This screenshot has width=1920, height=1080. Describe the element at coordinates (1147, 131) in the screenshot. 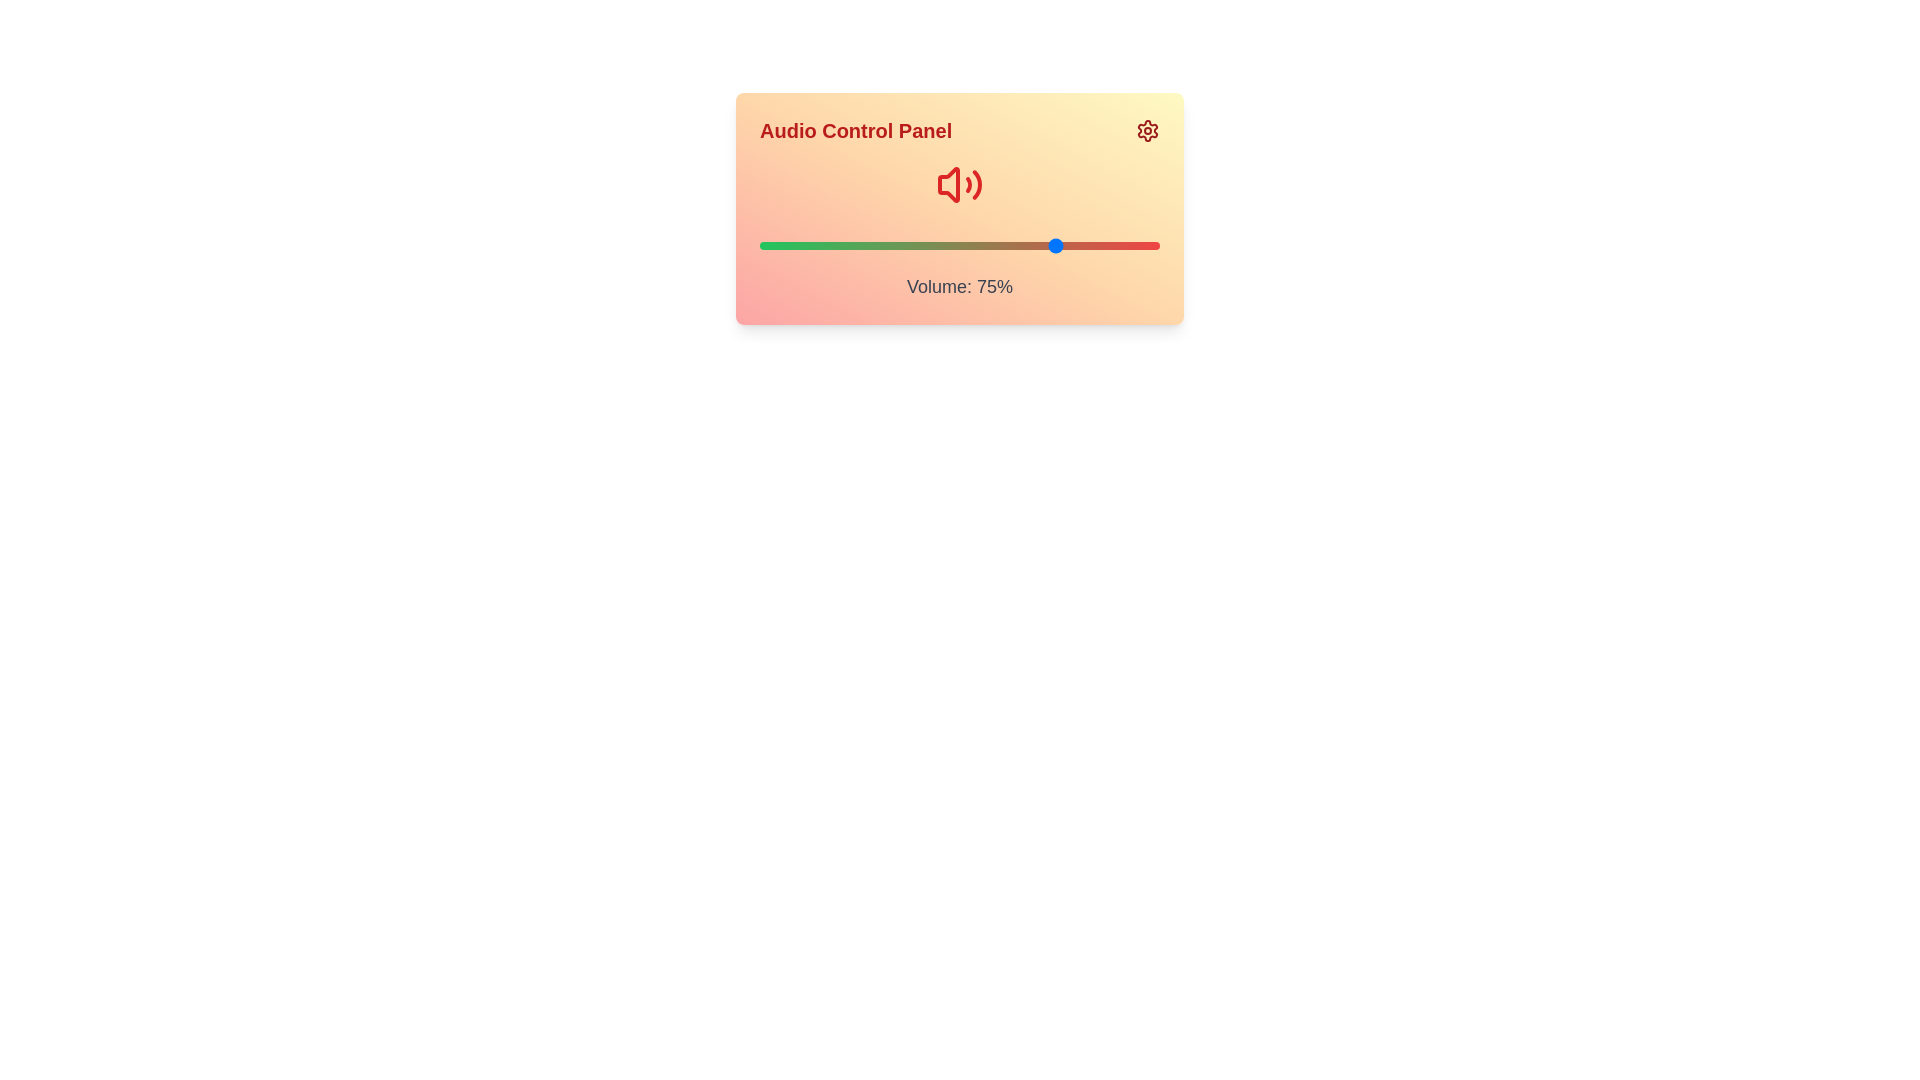

I see `the settings icon in the Audio Control Panel` at that location.